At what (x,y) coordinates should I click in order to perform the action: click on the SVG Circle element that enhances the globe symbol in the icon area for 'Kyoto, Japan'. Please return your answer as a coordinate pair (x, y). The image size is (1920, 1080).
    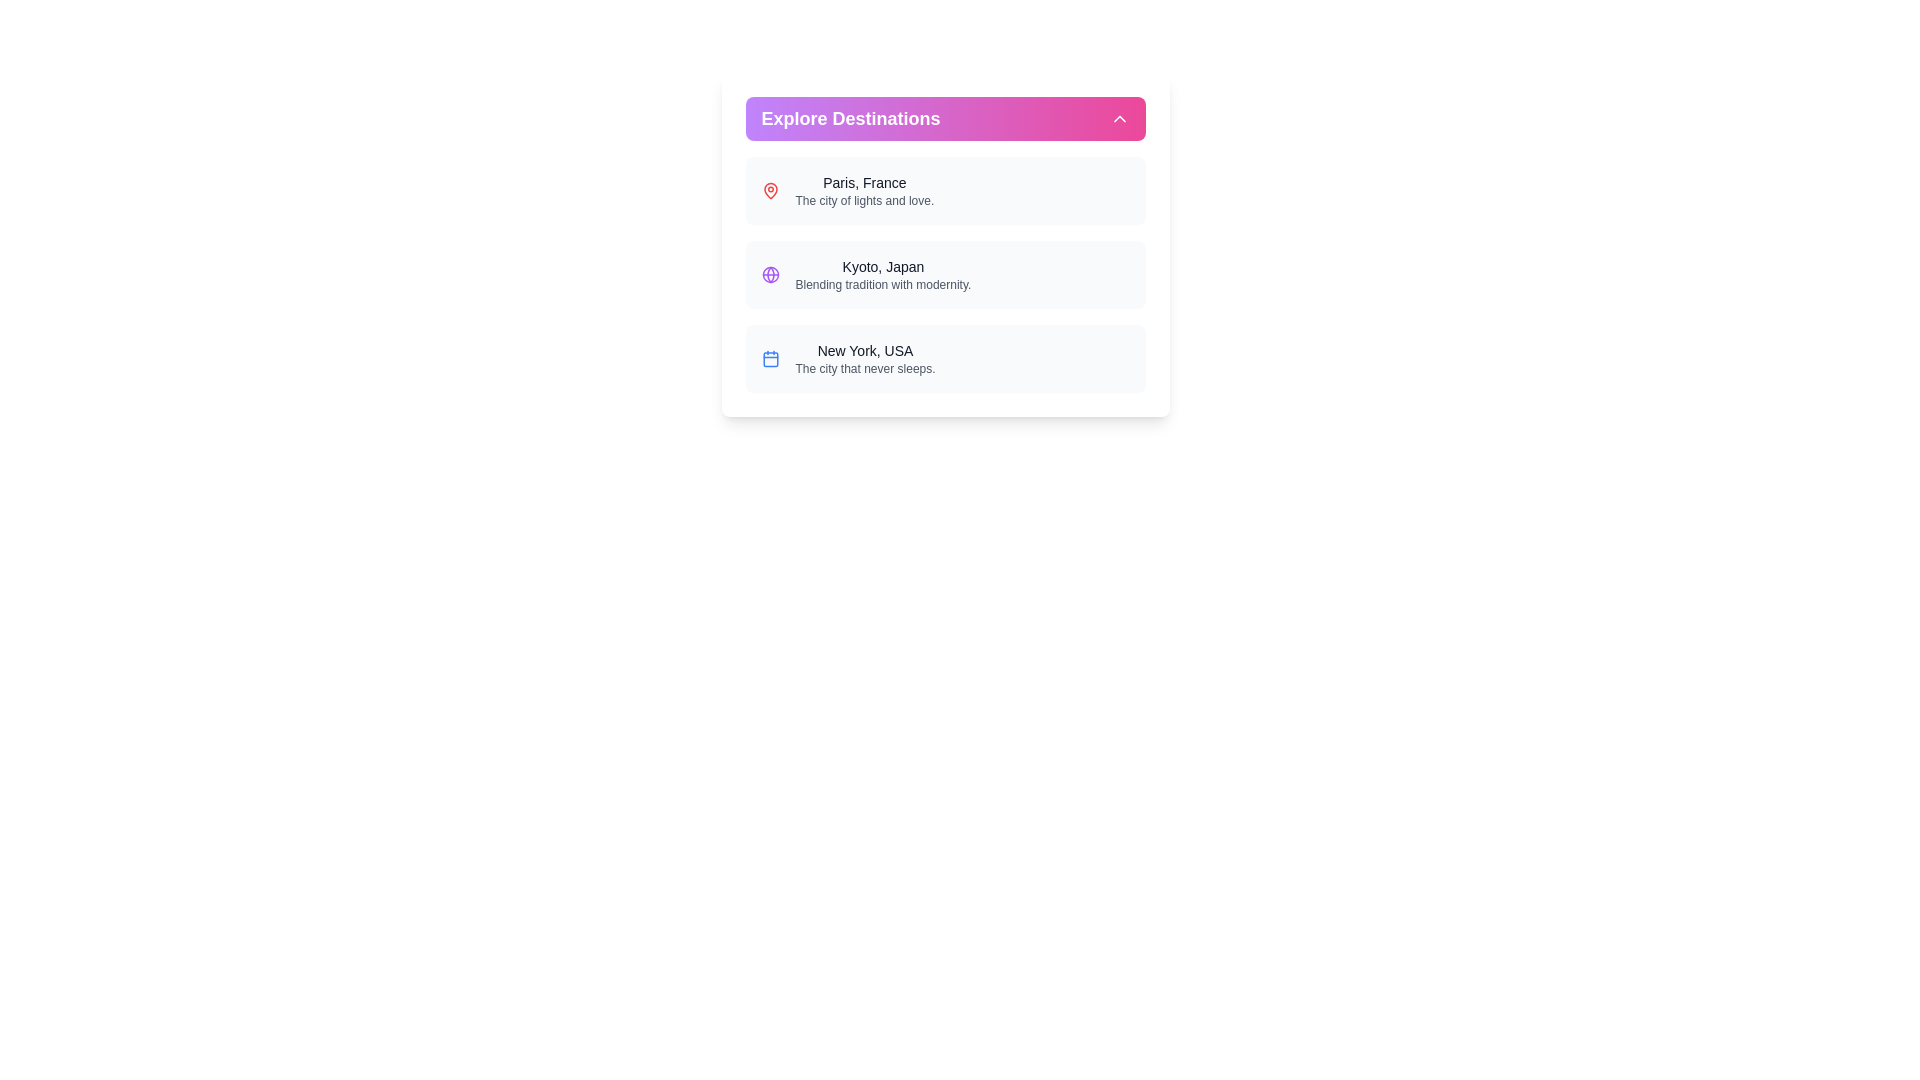
    Looking at the image, I should click on (769, 274).